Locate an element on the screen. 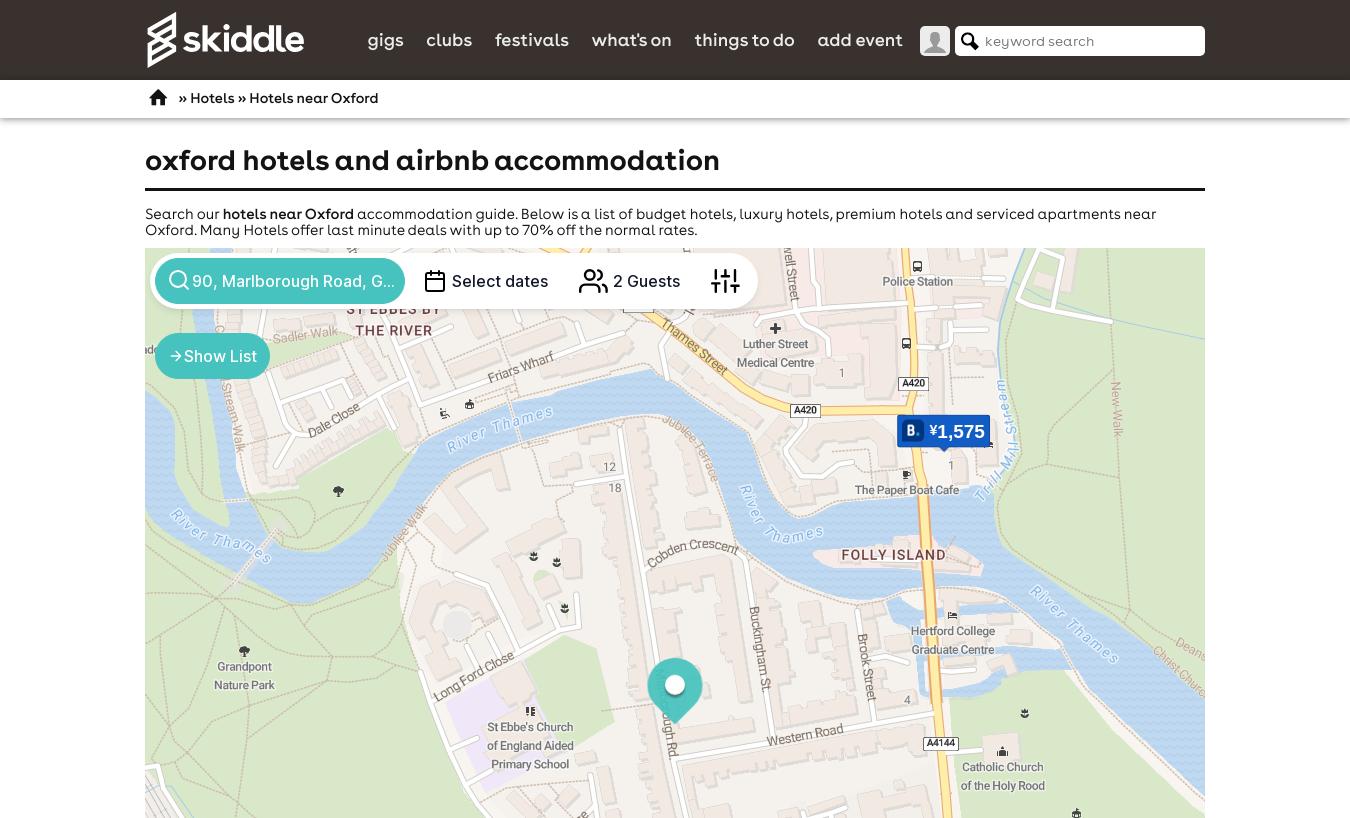 The height and width of the screenshot is (818, 1350). 'Festivals' is located at coordinates (530, 37).